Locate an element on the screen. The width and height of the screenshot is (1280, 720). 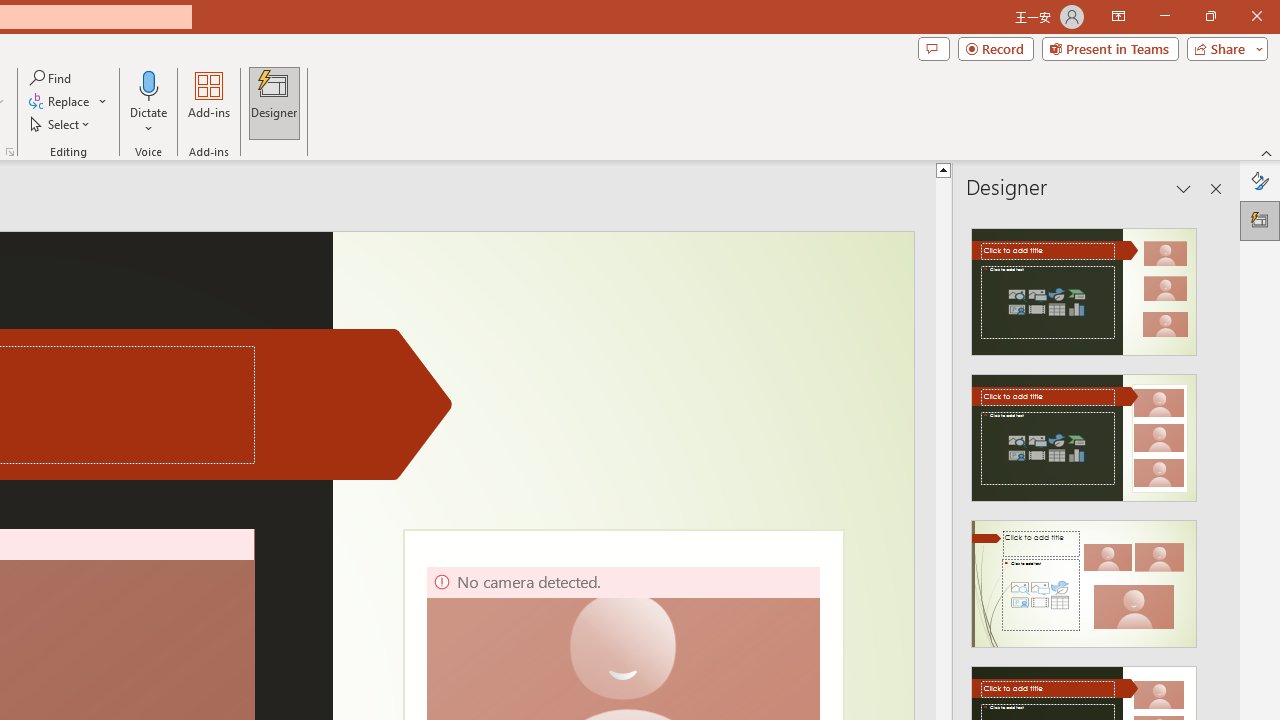
'Comments' is located at coordinates (932, 47).